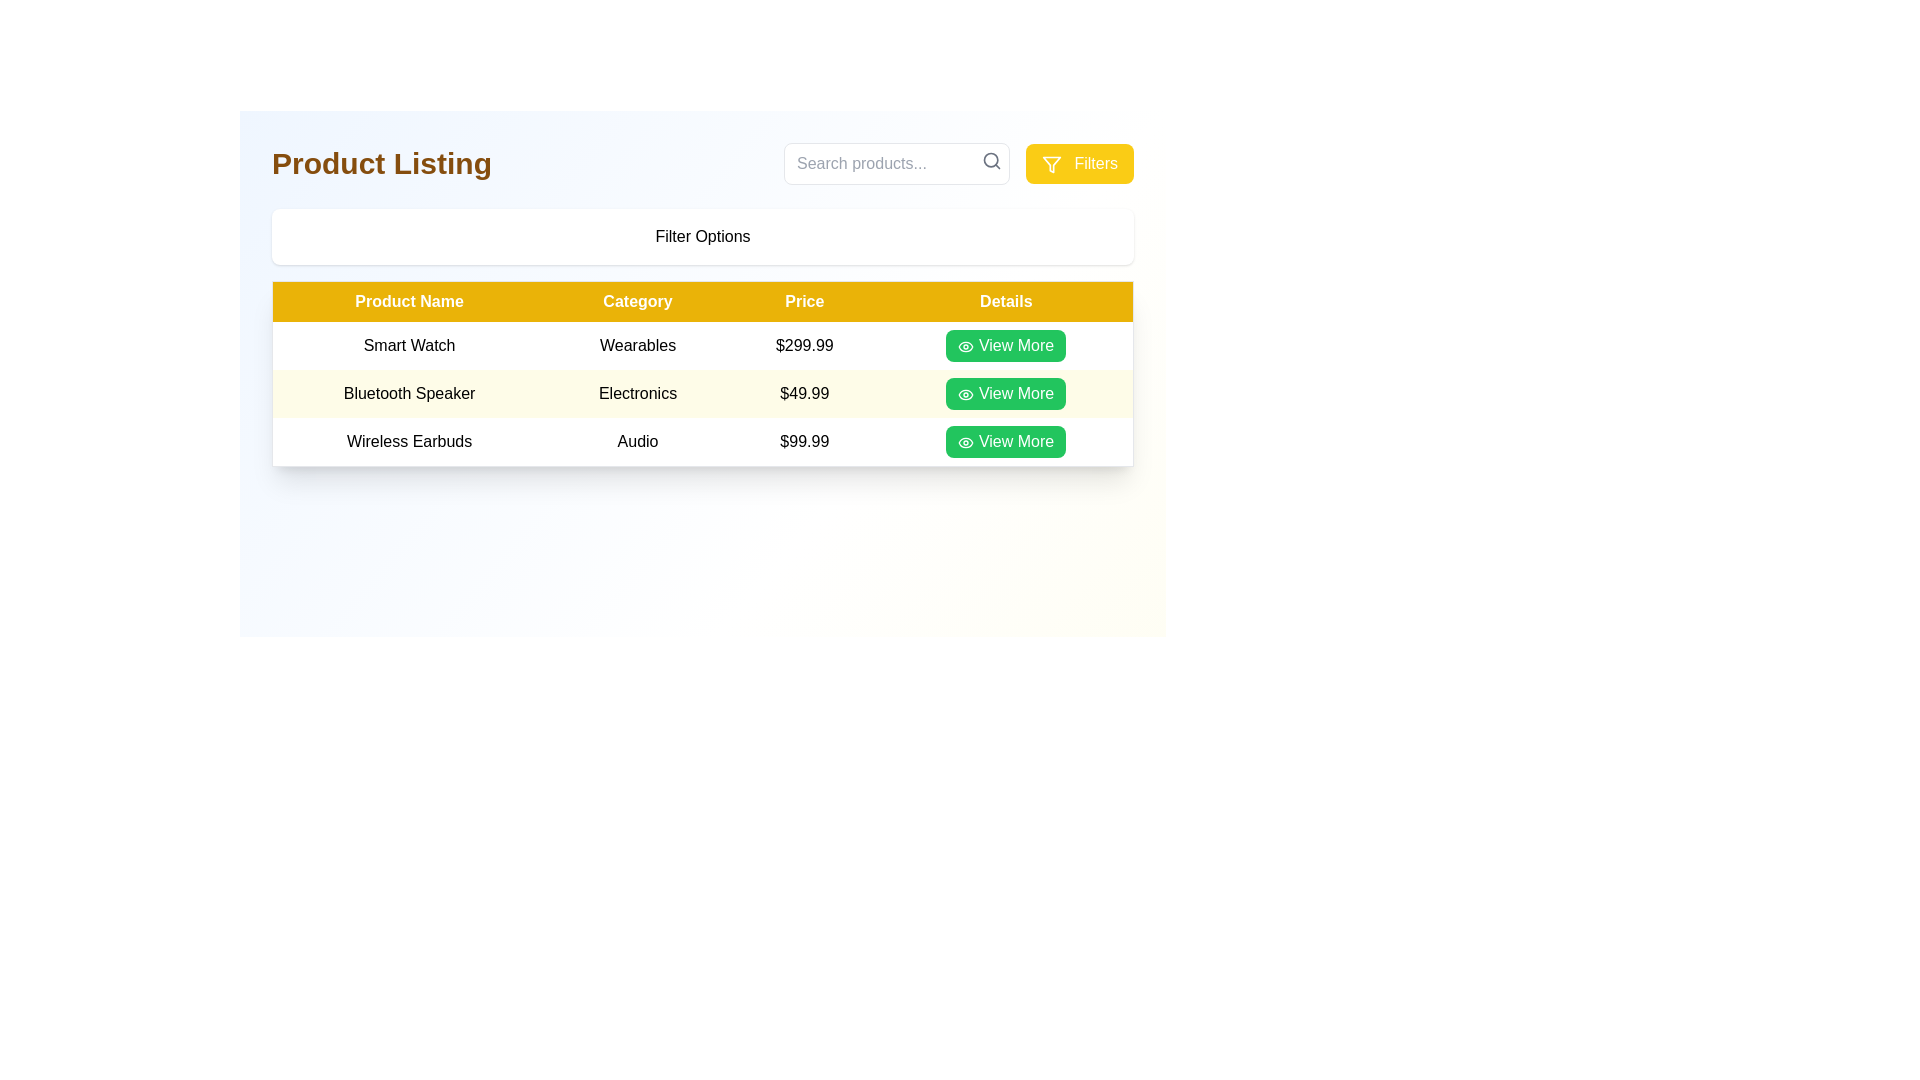 This screenshot has height=1080, width=1920. Describe the element at coordinates (1006, 301) in the screenshot. I see `the 'Details' header text label located at the top-right of the table, which is the fourth column in the header row` at that location.